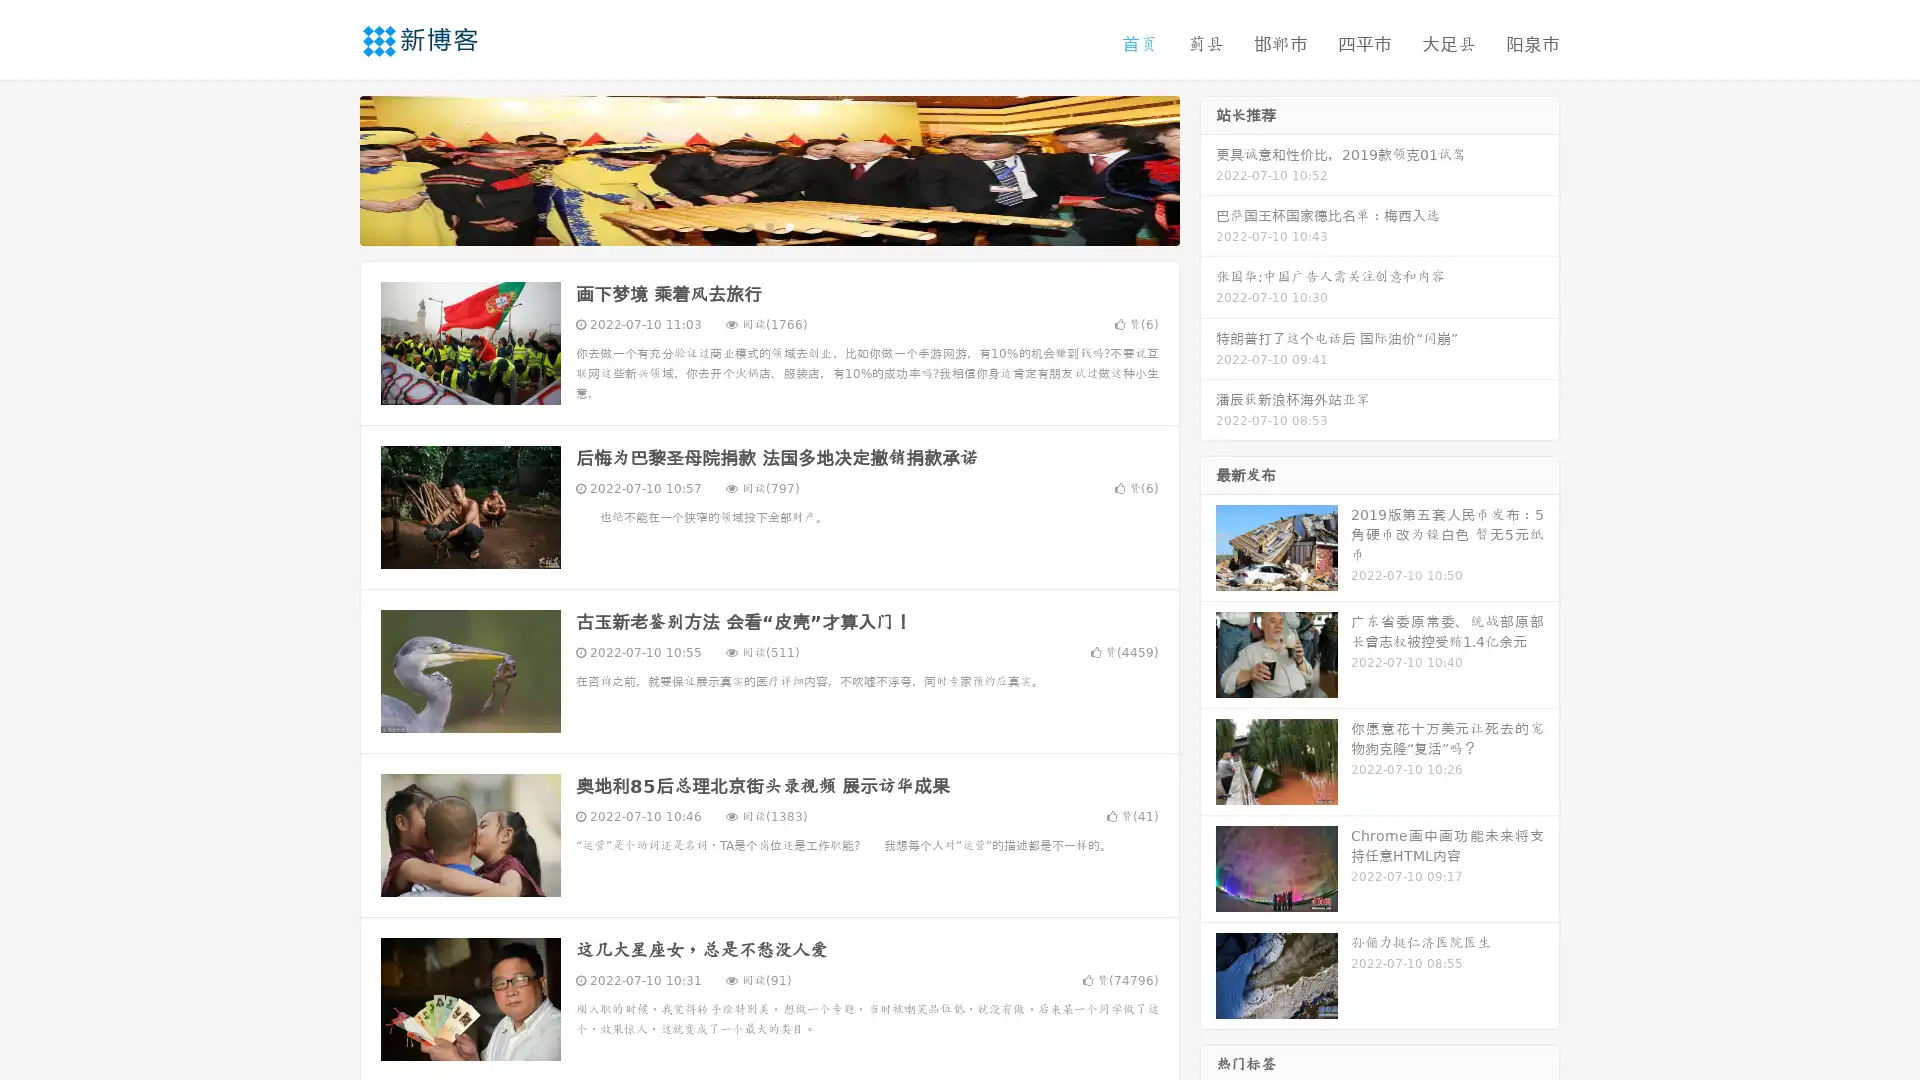 This screenshot has height=1080, width=1920. Describe the element at coordinates (330, 168) in the screenshot. I see `Previous slide` at that location.